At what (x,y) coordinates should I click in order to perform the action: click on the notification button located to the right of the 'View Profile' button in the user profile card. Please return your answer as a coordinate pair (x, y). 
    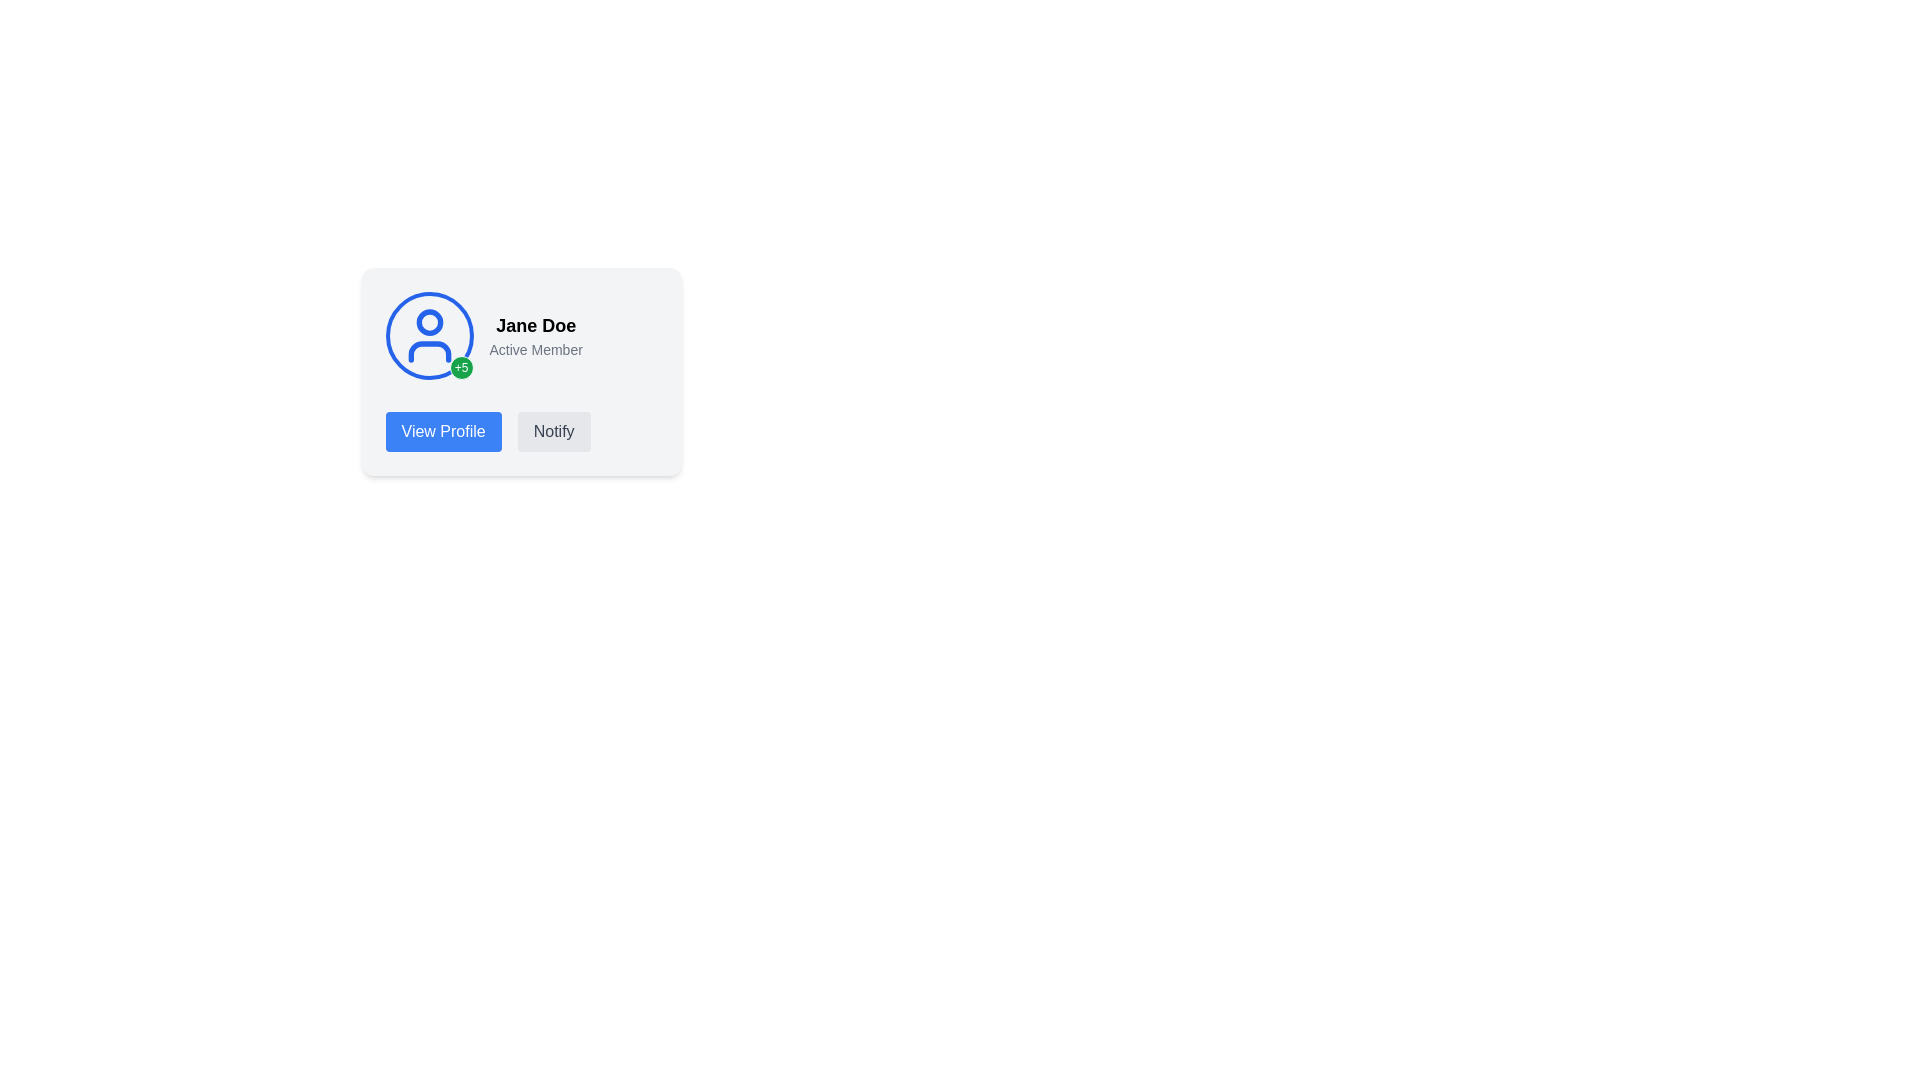
    Looking at the image, I should click on (554, 431).